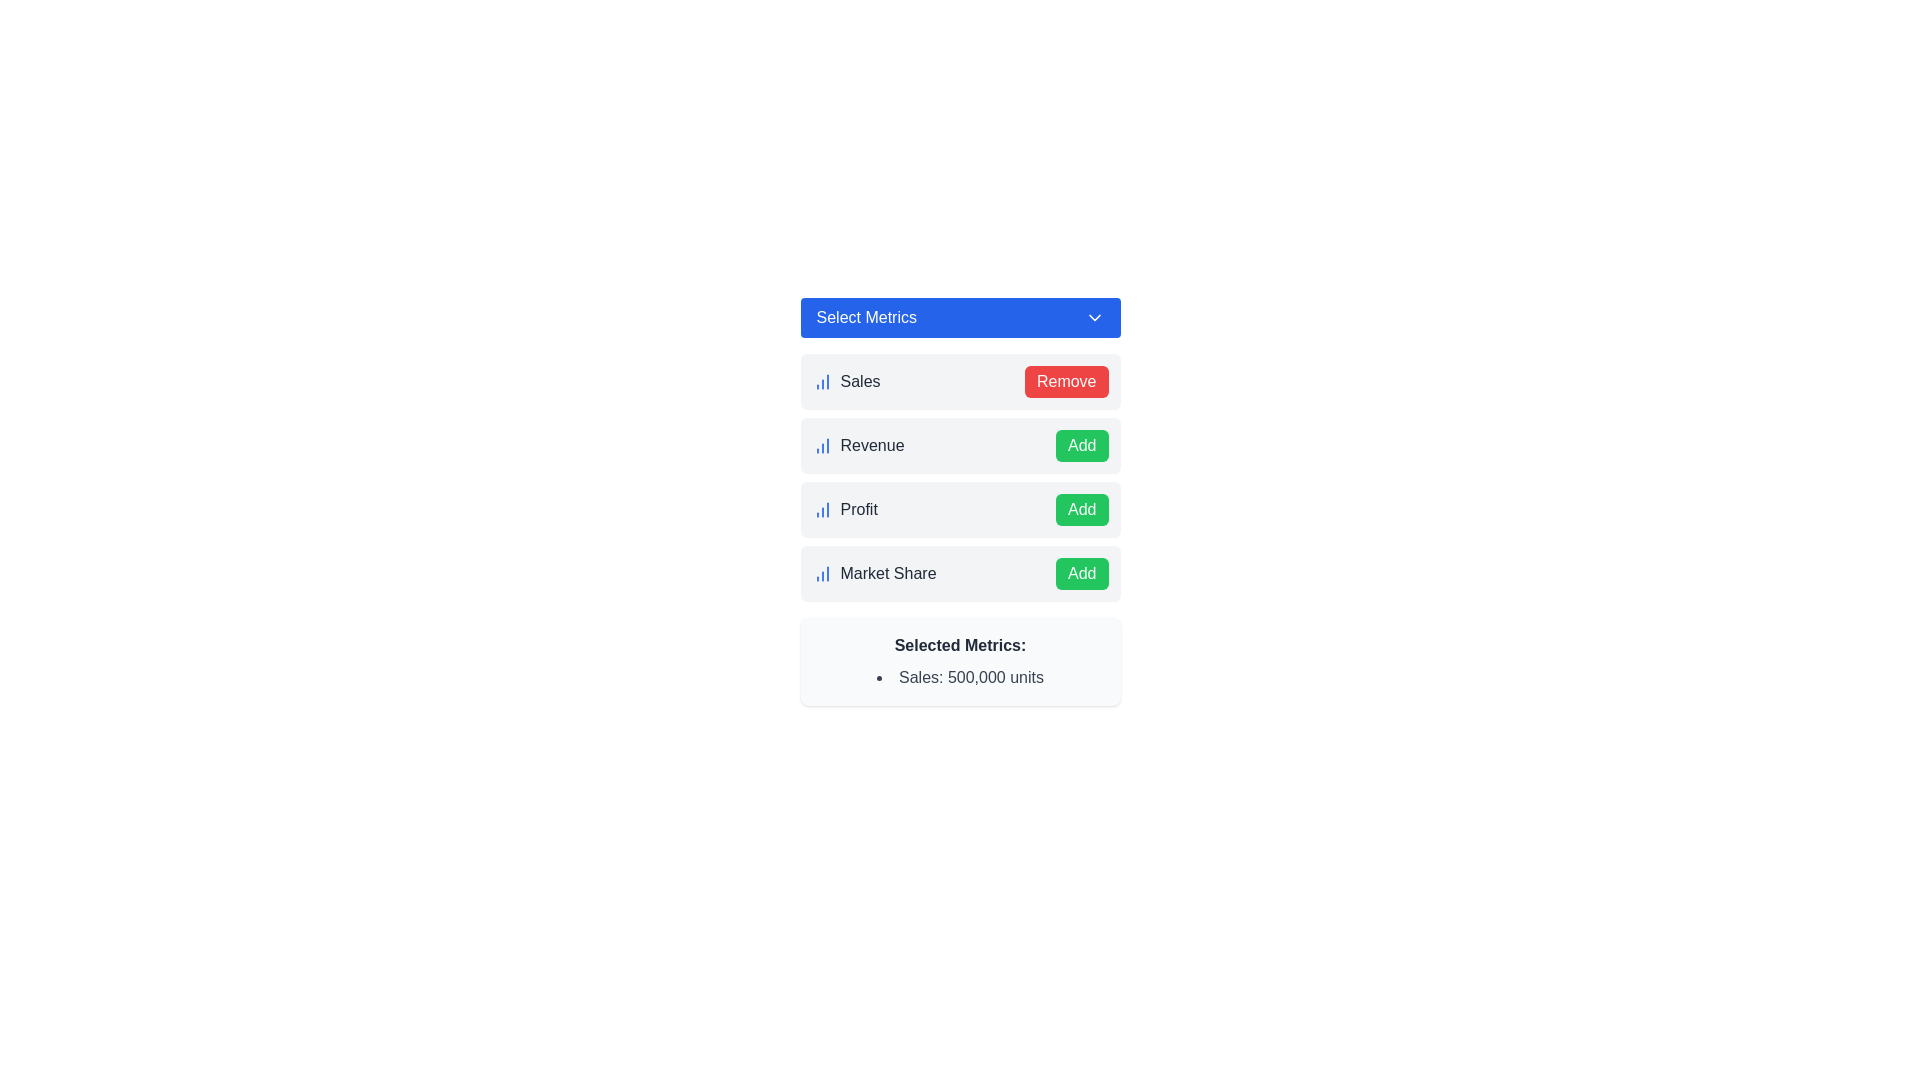 This screenshot has width=1920, height=1080. What do you see at coordinates (822, 381) in the screenshot?
I see `the sales data icon, which is an SVG-based graphic positioned to the far left of the 'Sales' text in the first row of a vertical list` at bounding box center [822, 381].